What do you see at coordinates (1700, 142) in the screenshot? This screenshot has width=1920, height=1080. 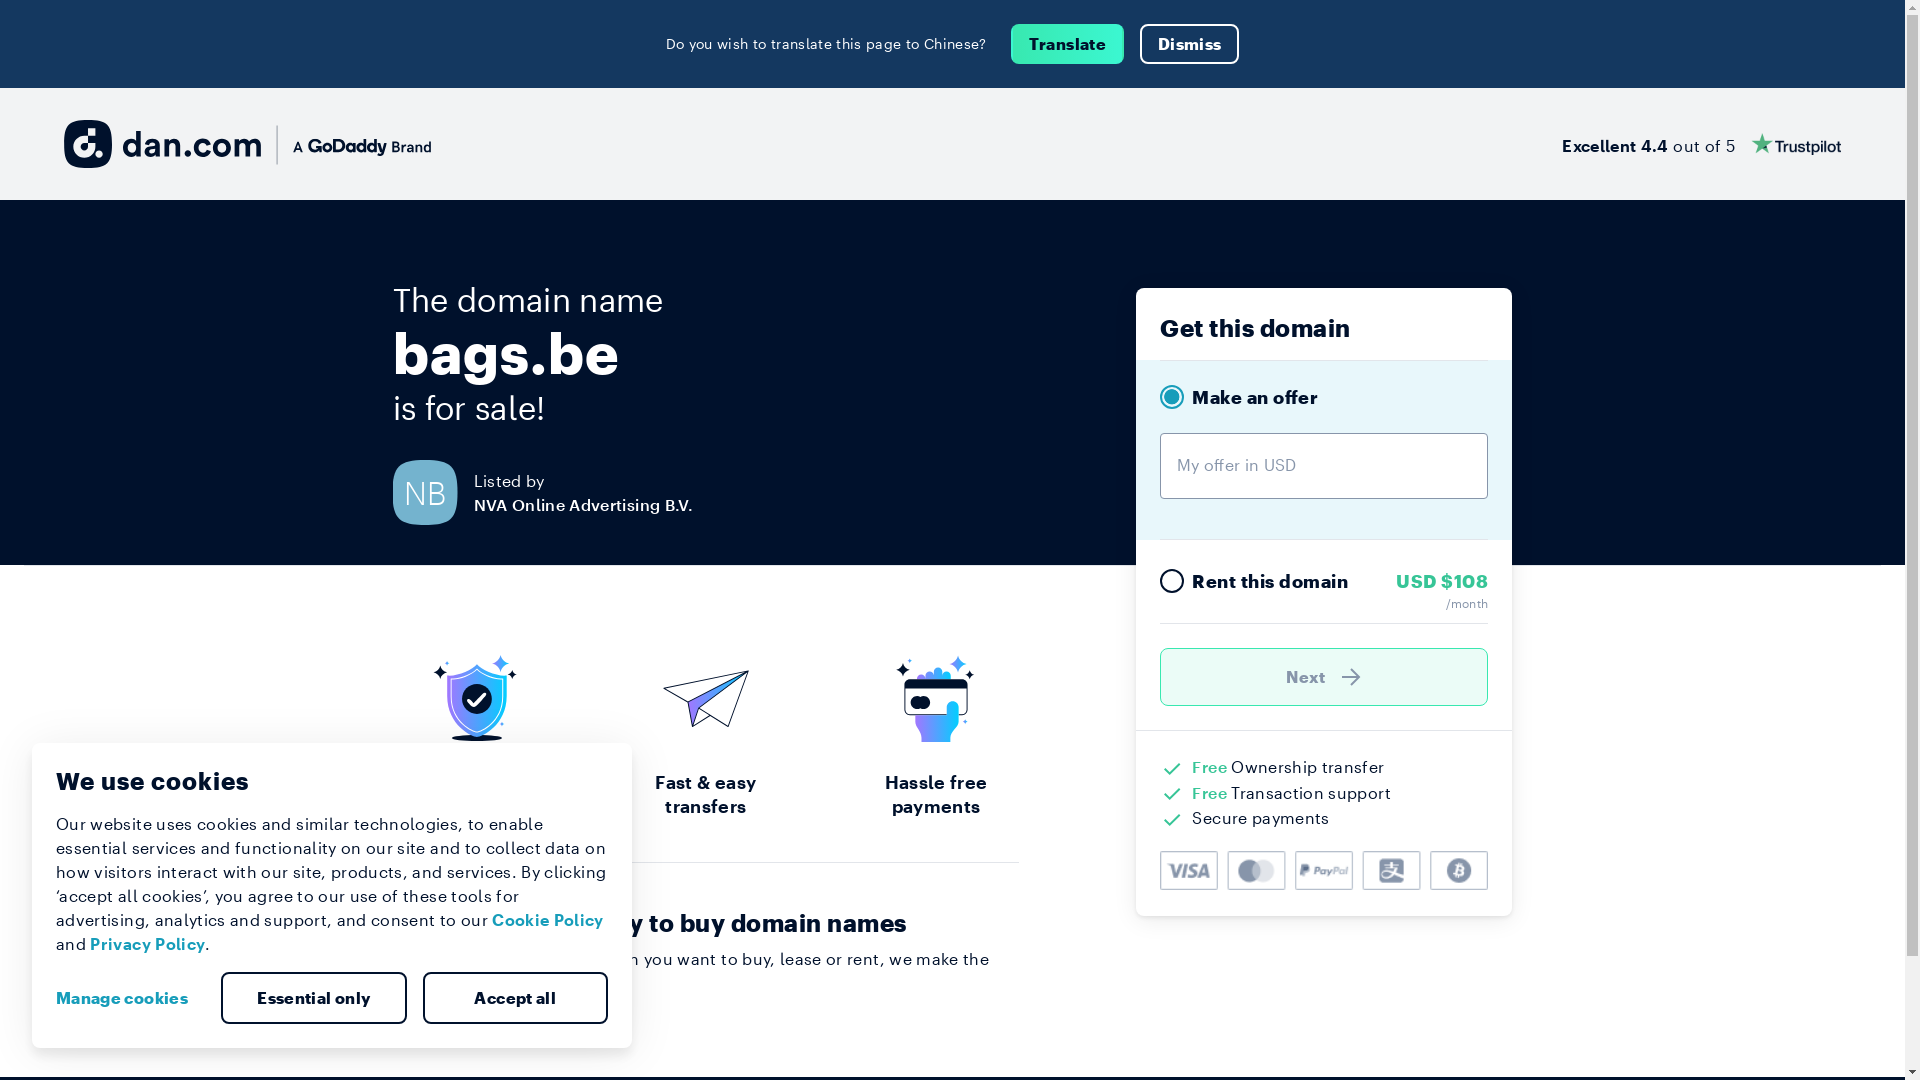 I see `'Excellent 4.4 out of 5'` at bounding box center [1700, 142].